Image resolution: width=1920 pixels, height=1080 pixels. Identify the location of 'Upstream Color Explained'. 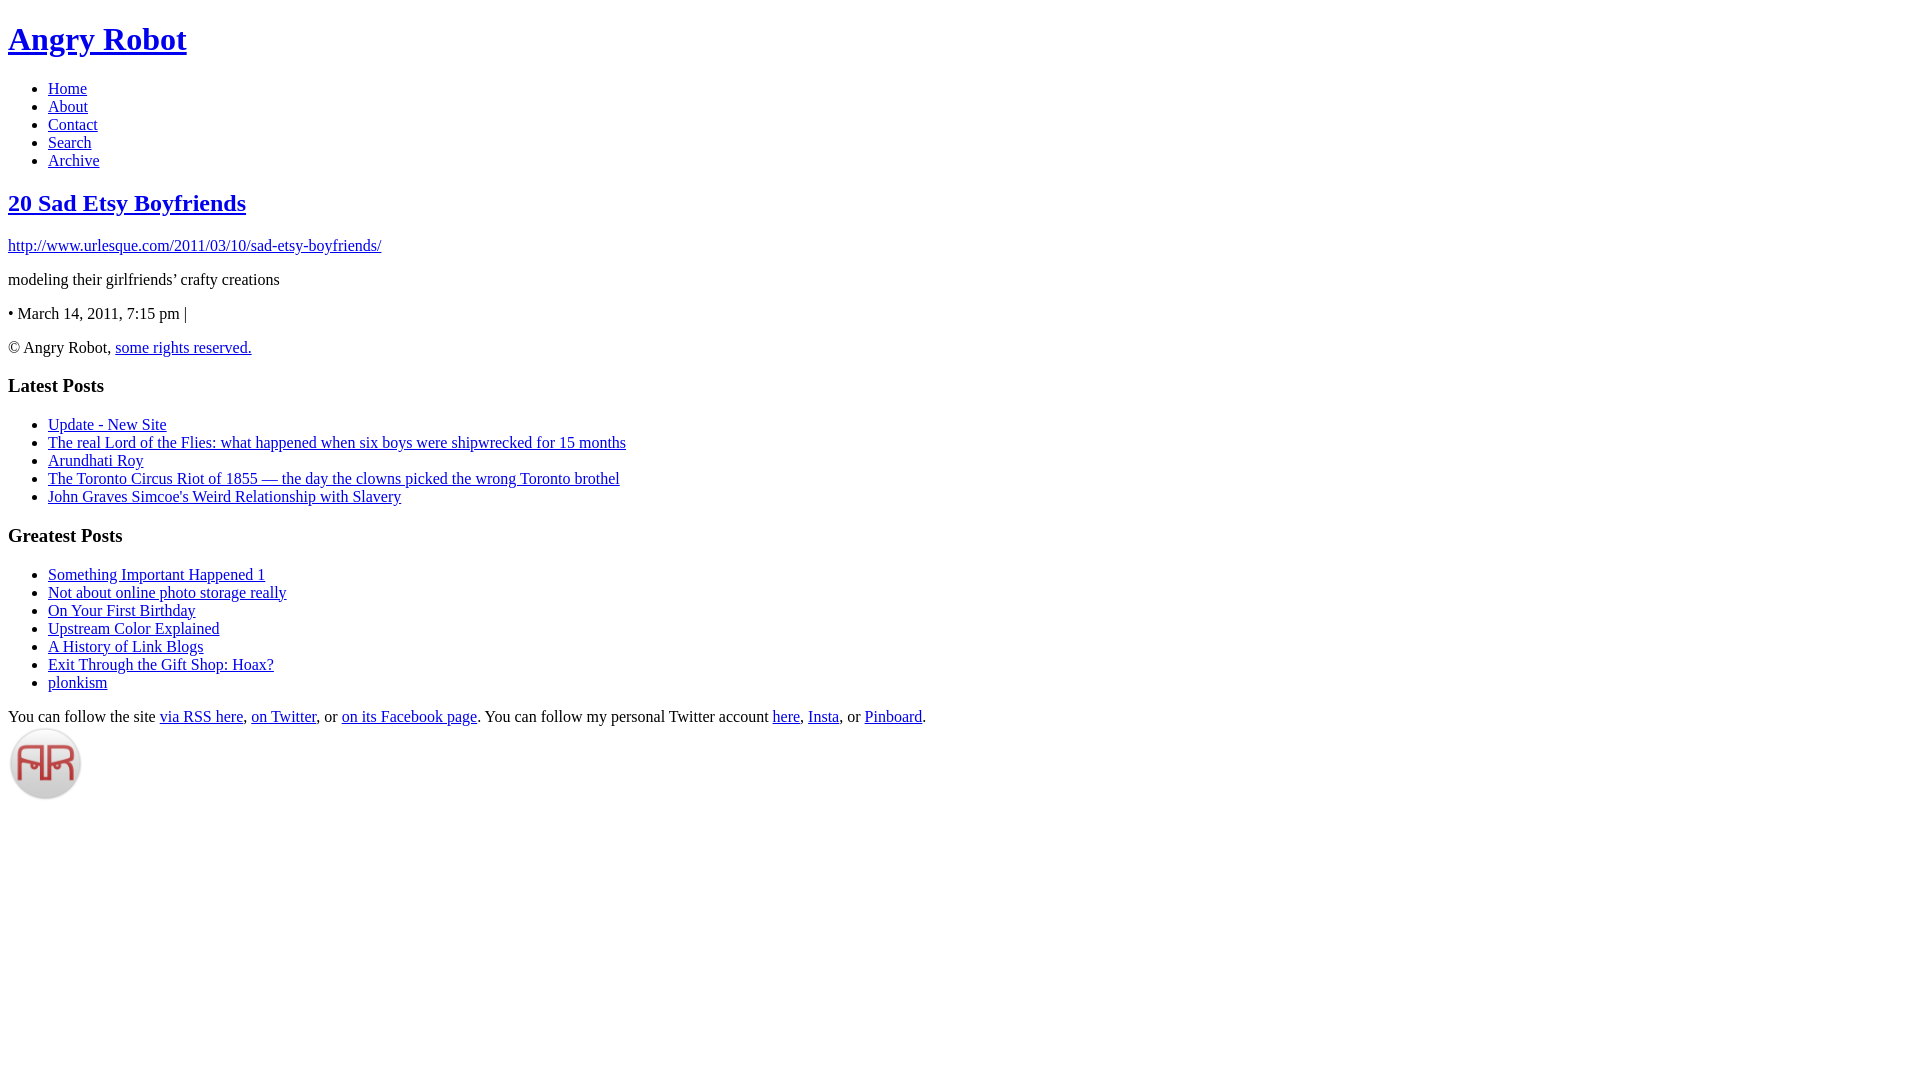
(133, 627).